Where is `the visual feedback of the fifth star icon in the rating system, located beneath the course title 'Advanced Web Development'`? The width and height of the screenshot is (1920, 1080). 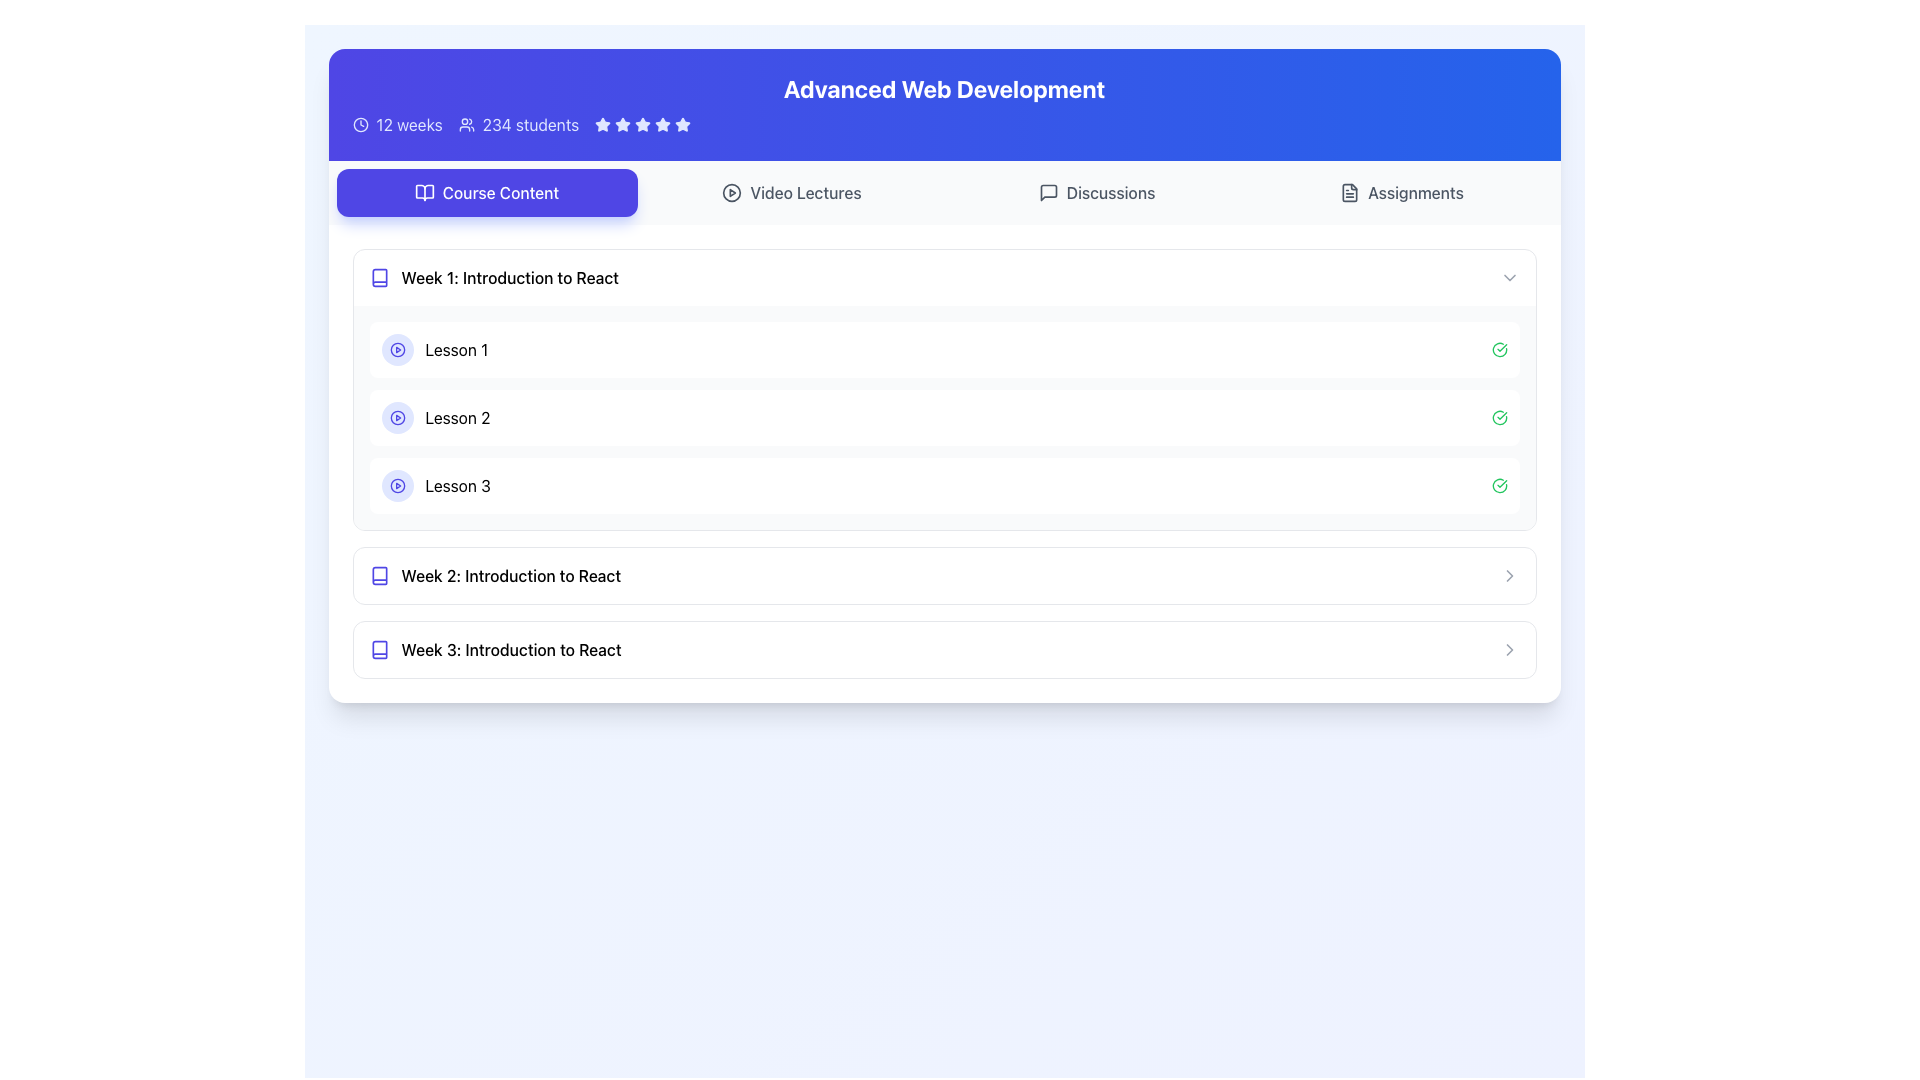
the visual feedback of the fifth star icon in the rating system, located beneath the course title 'Advanced Web Development' is located at coordinates (663, 124).